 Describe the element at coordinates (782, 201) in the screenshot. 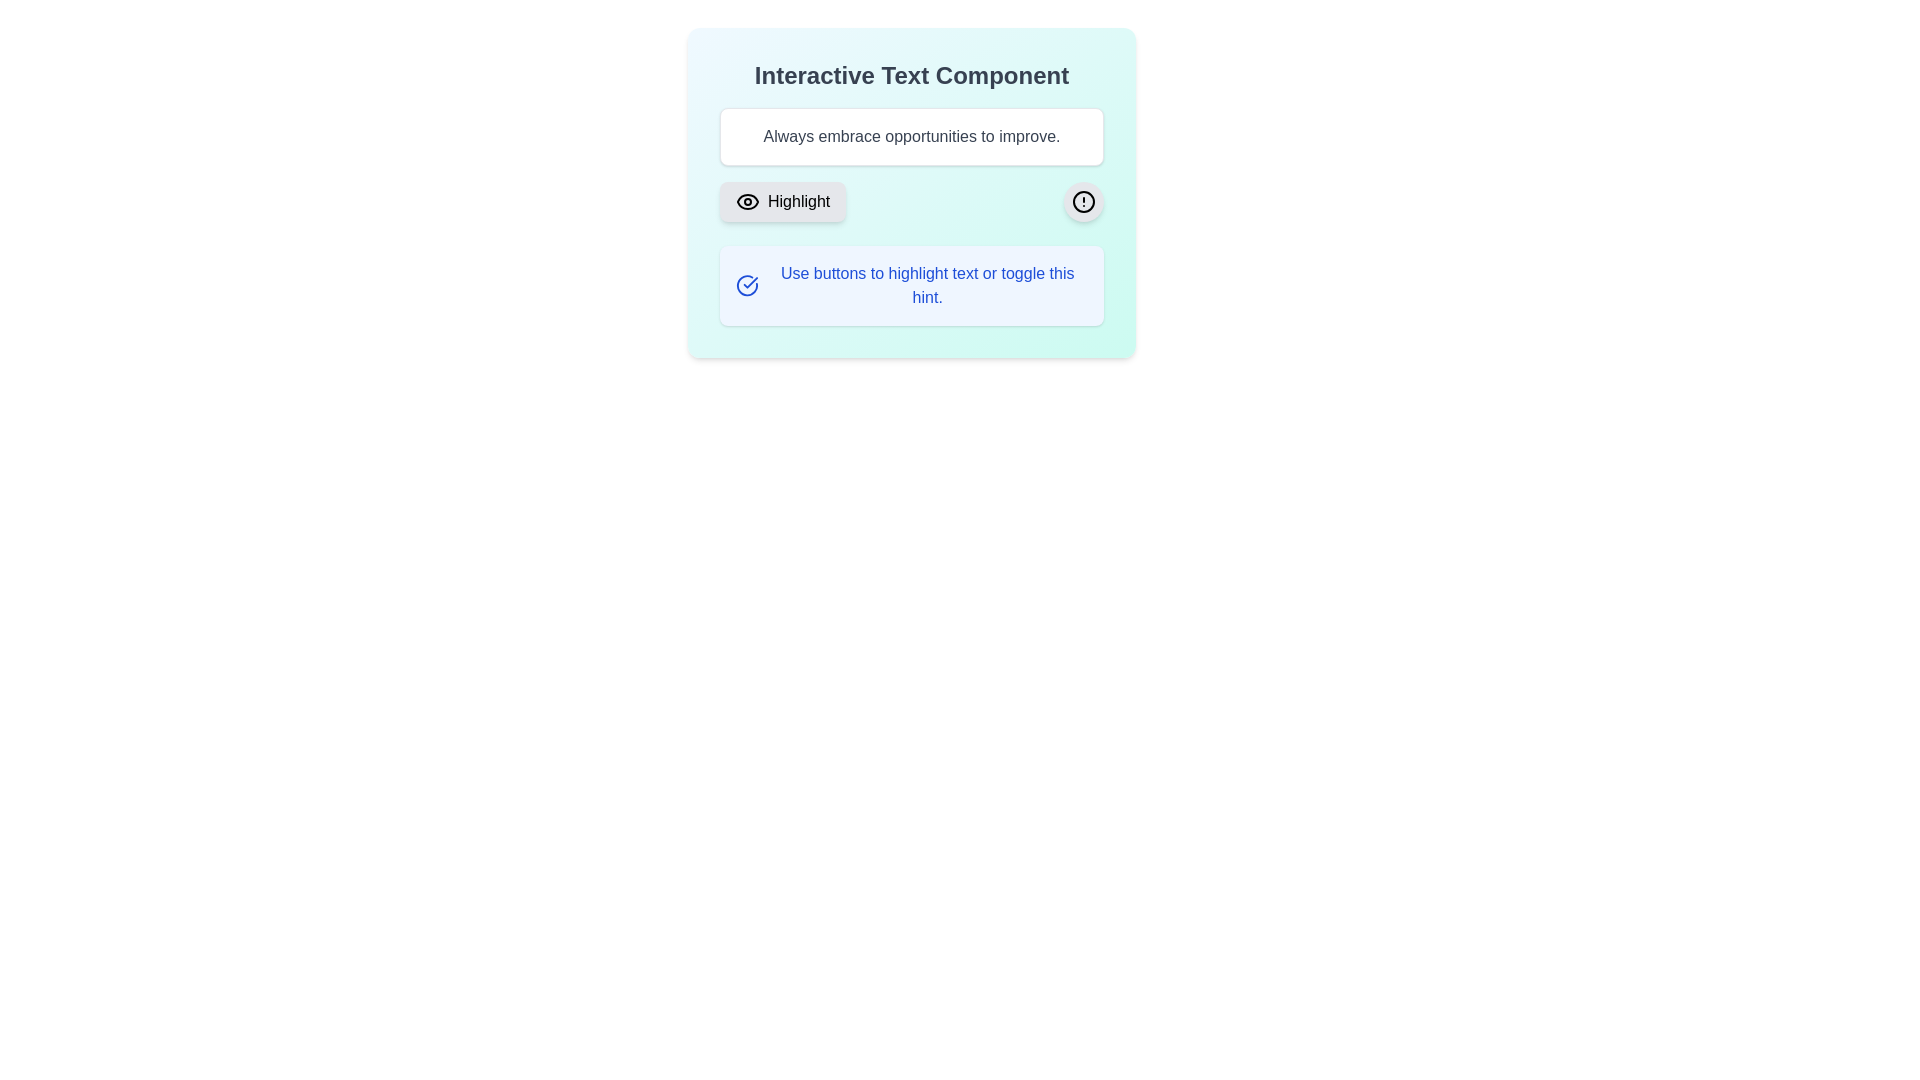

I see `the 'Highlight' button with an eye icon, which is a rectangular button with a light gray background and black text` at that location.